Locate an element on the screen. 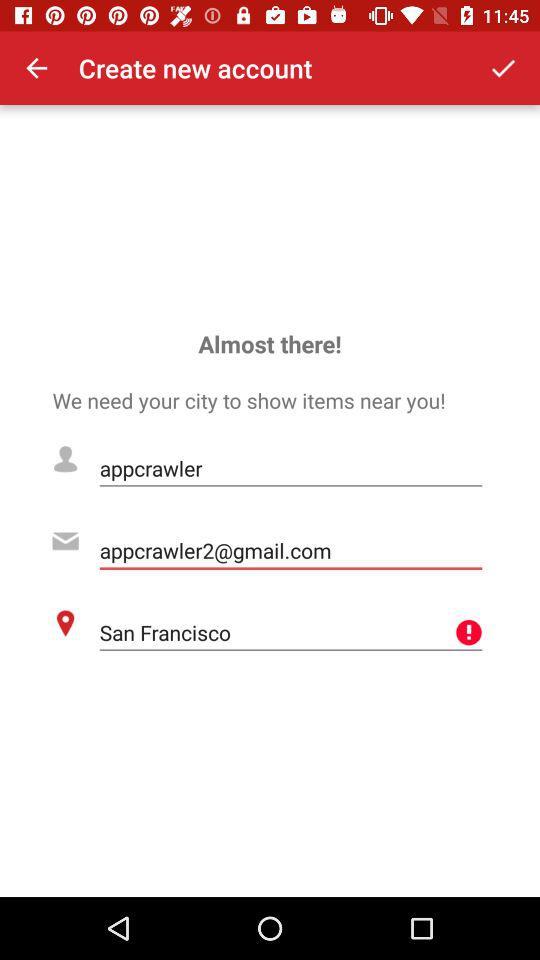 The width and height of the screenshot is (540, 960). the location text filed on the web page is located at coordinates (290, 632).